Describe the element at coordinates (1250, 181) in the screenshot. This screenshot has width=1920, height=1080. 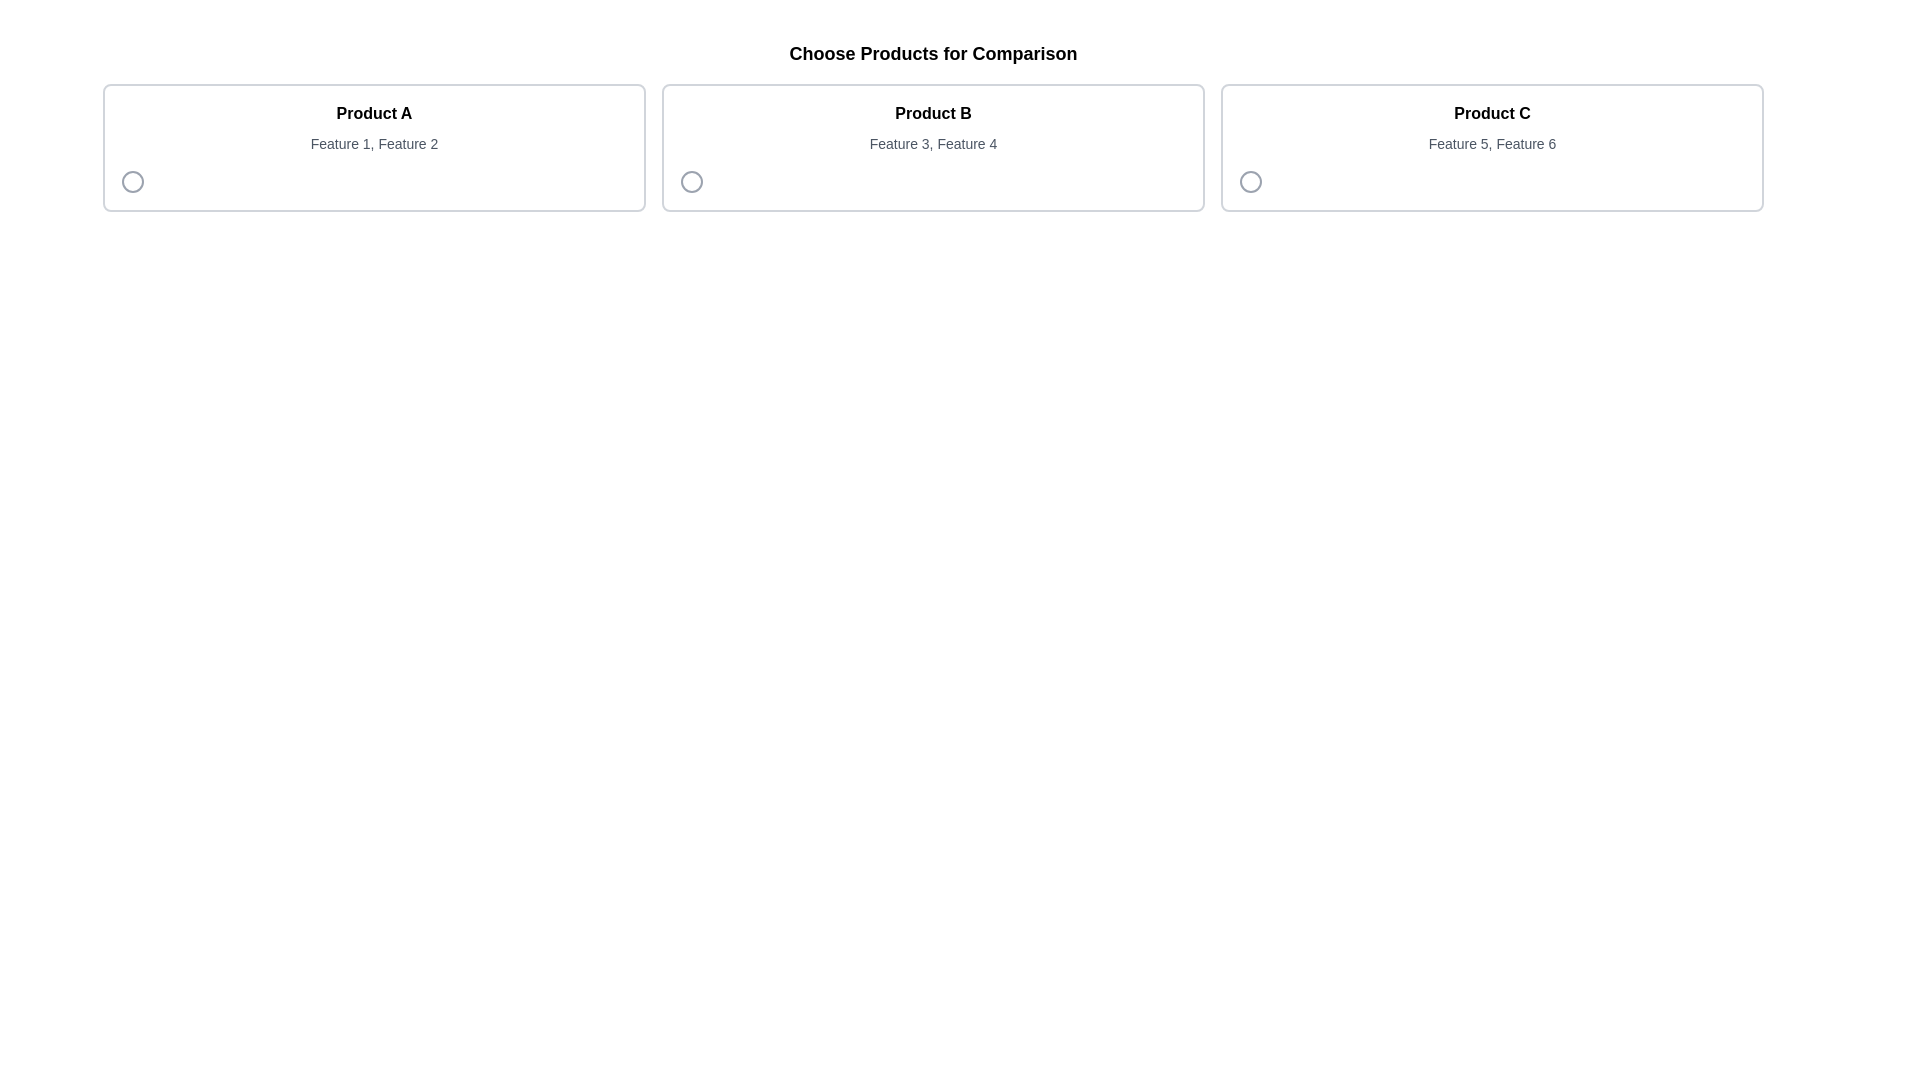
I see `the radio button located within the 'Product C' card` at that location.